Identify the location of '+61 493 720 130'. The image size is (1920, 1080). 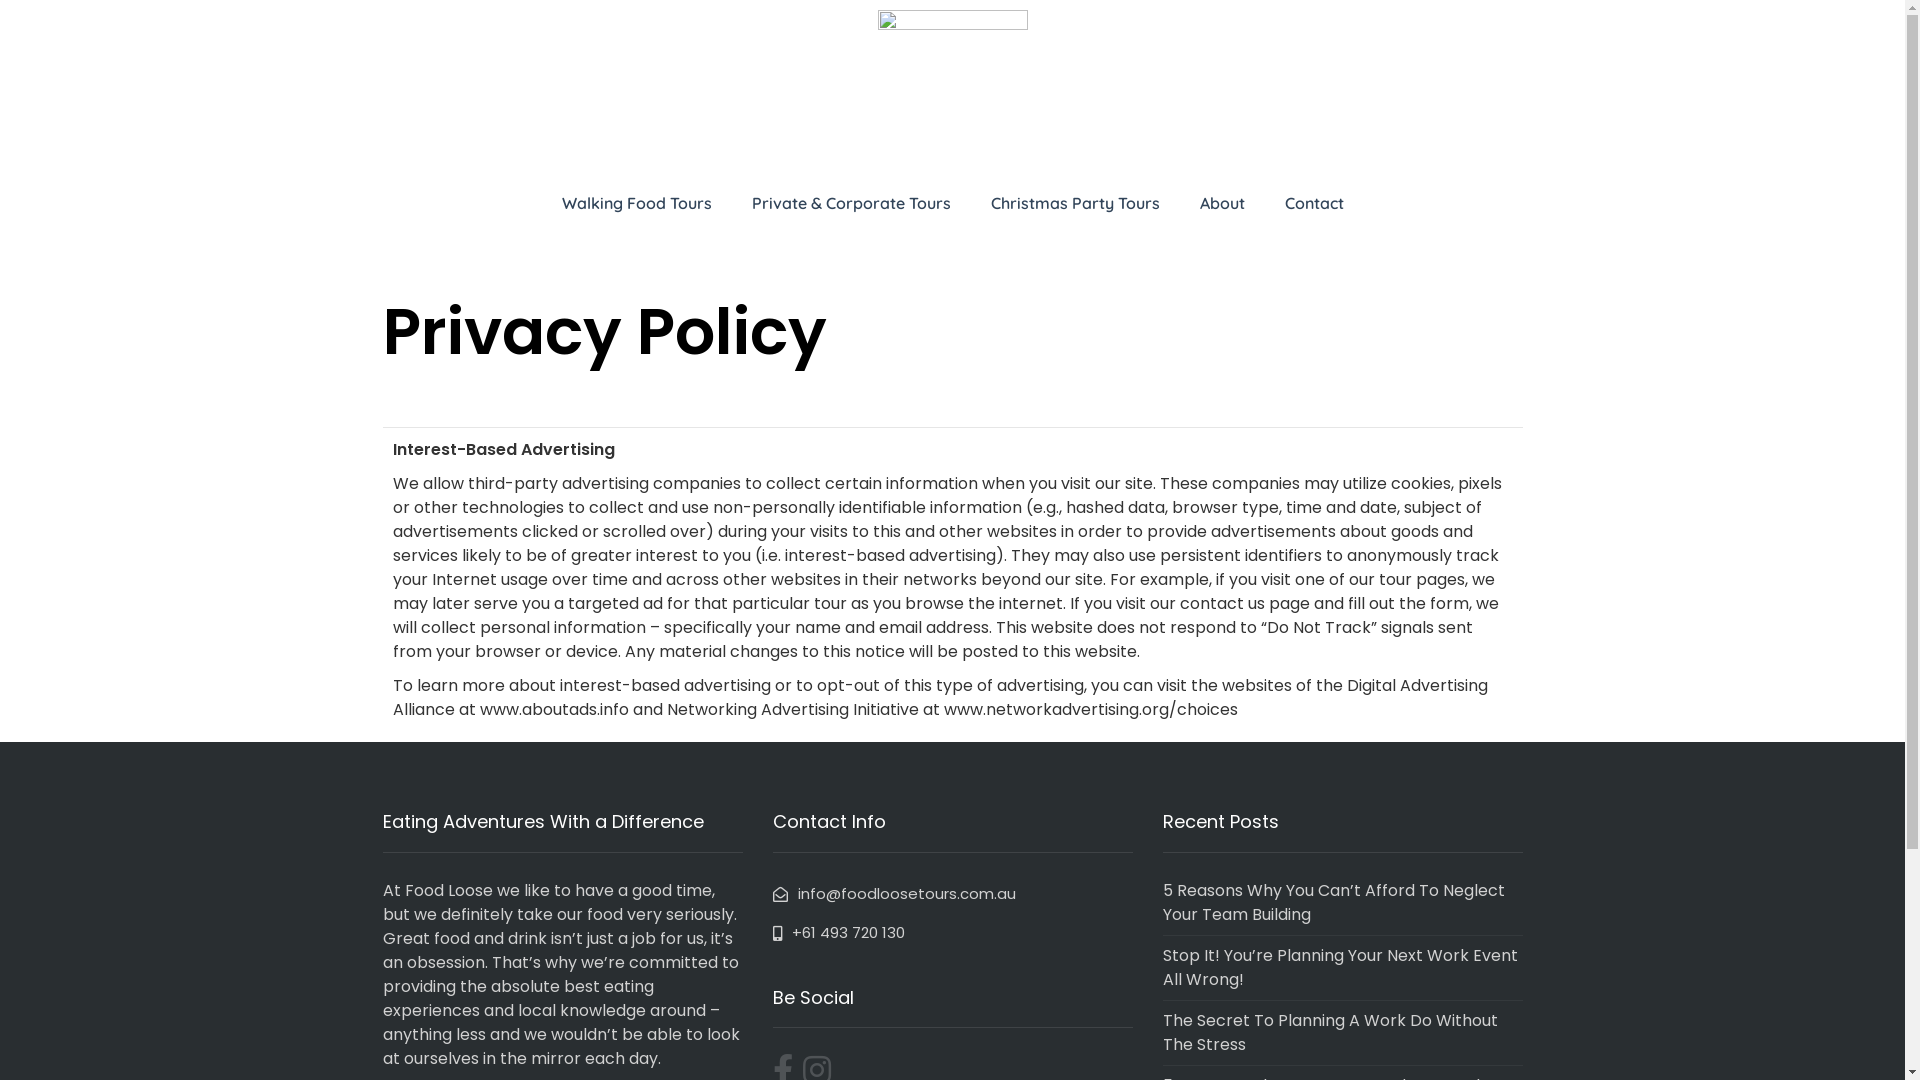
(838, 932).